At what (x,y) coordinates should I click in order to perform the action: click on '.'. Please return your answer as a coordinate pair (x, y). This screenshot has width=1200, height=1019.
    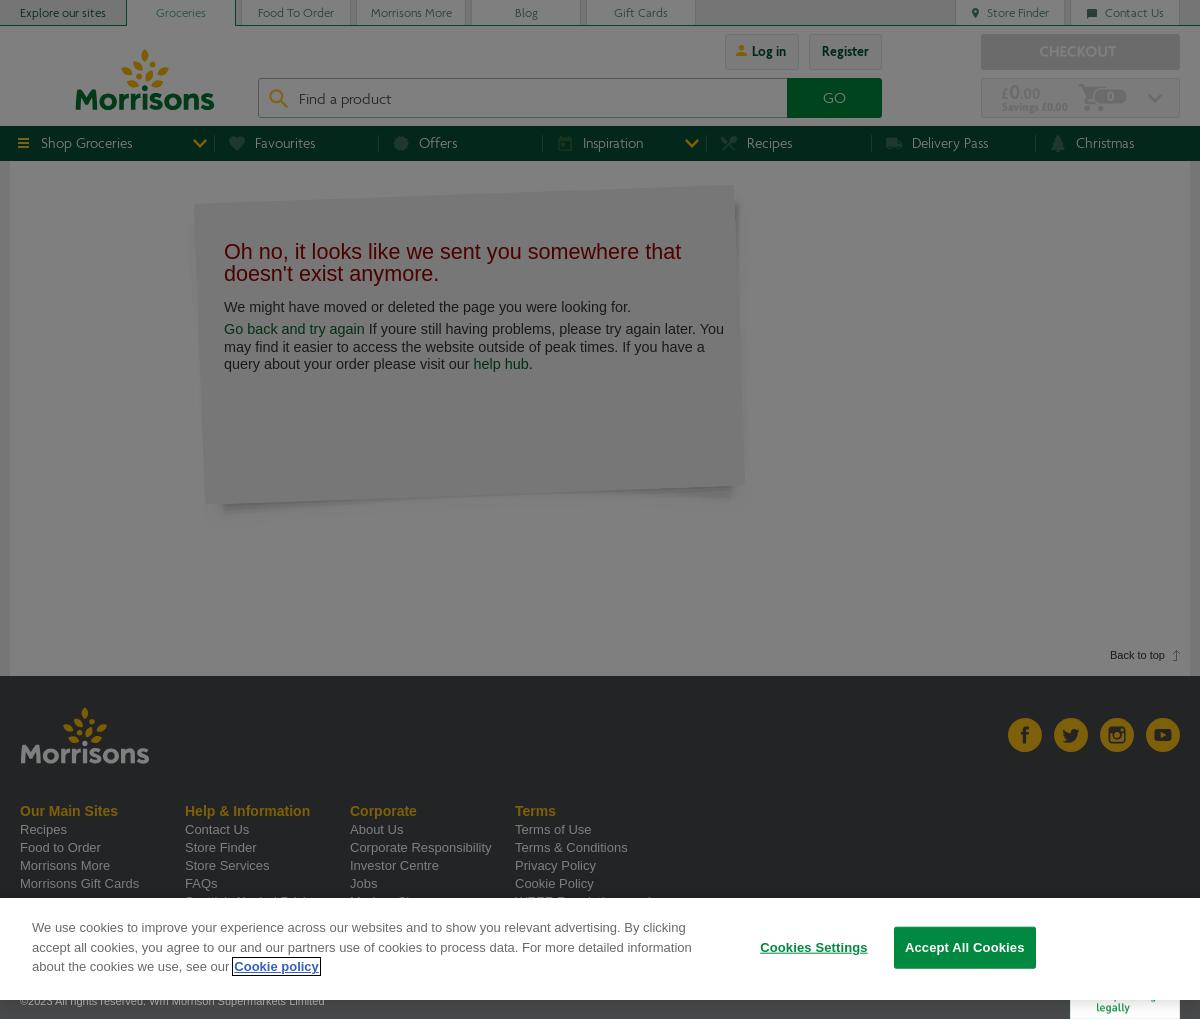
    Looking at the image, I should click on (529, 363).